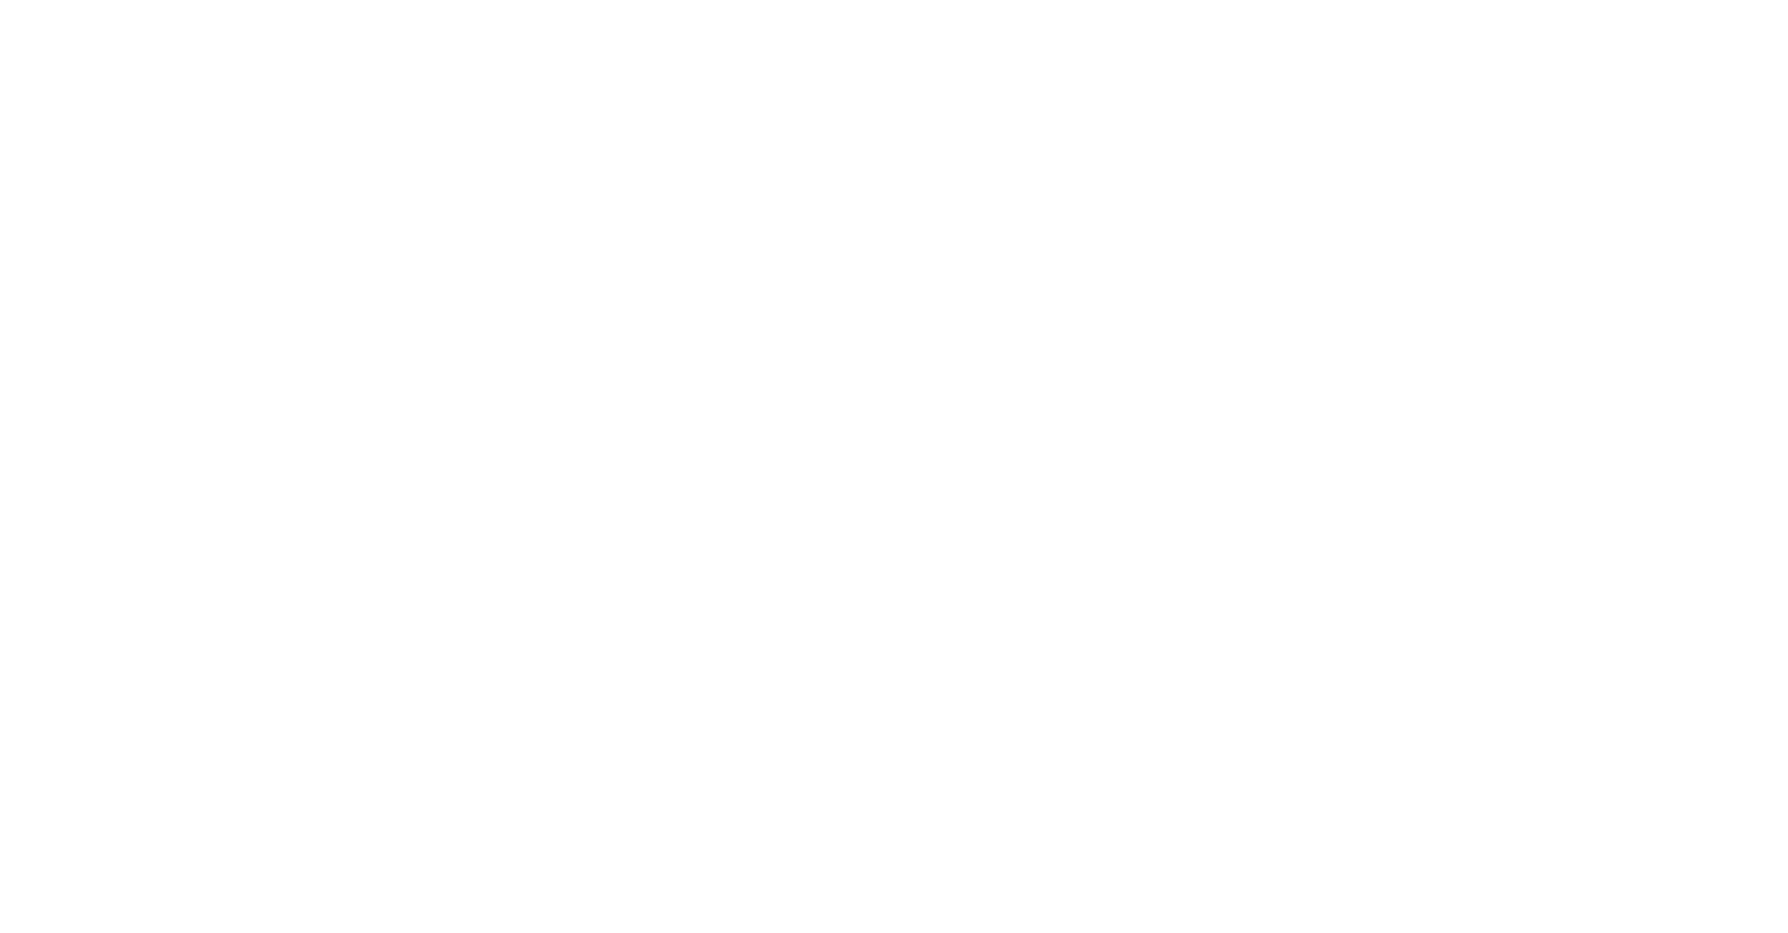  What do you see at coordinates (1556, 805) in the screenshot?
I see `'Link'` at bounding box center [1556, 805].